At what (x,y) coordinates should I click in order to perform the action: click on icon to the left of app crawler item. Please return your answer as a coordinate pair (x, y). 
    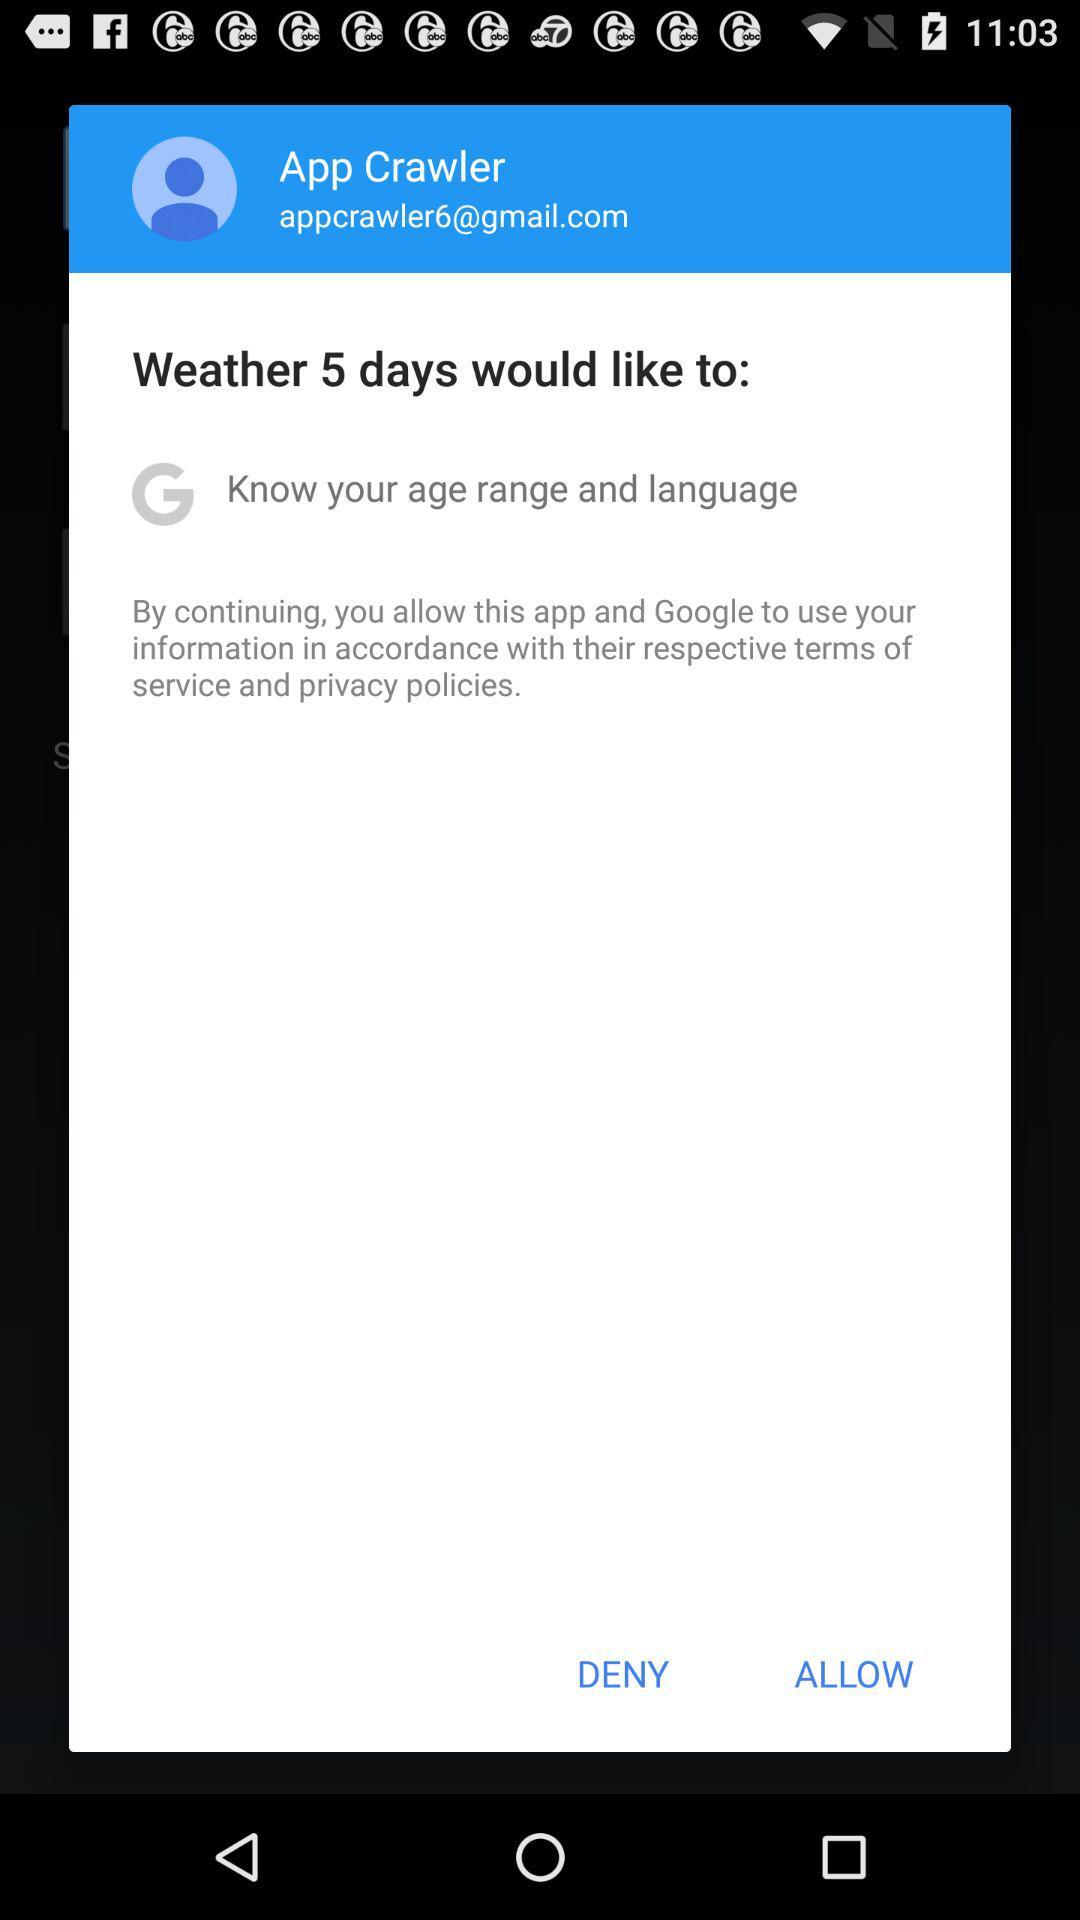
    Looking at the image, I should click on (184, 188).